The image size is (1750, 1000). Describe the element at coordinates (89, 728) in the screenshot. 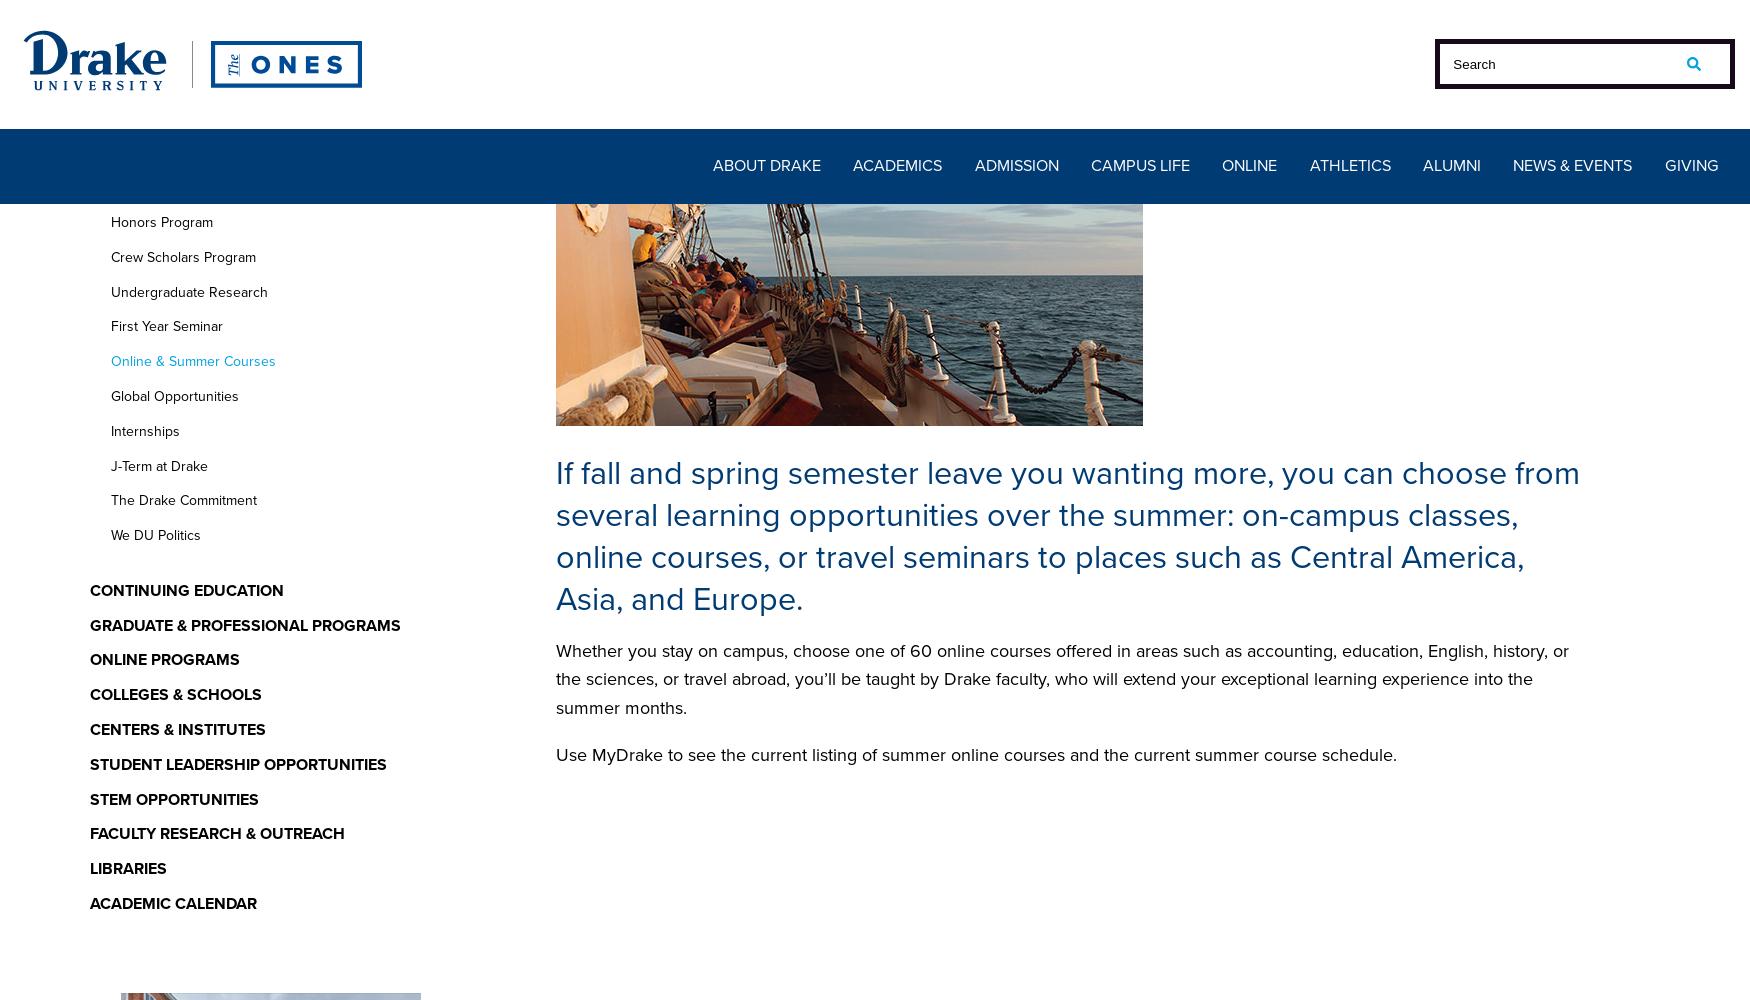

I see `'Centers & Institutes'` at that location.